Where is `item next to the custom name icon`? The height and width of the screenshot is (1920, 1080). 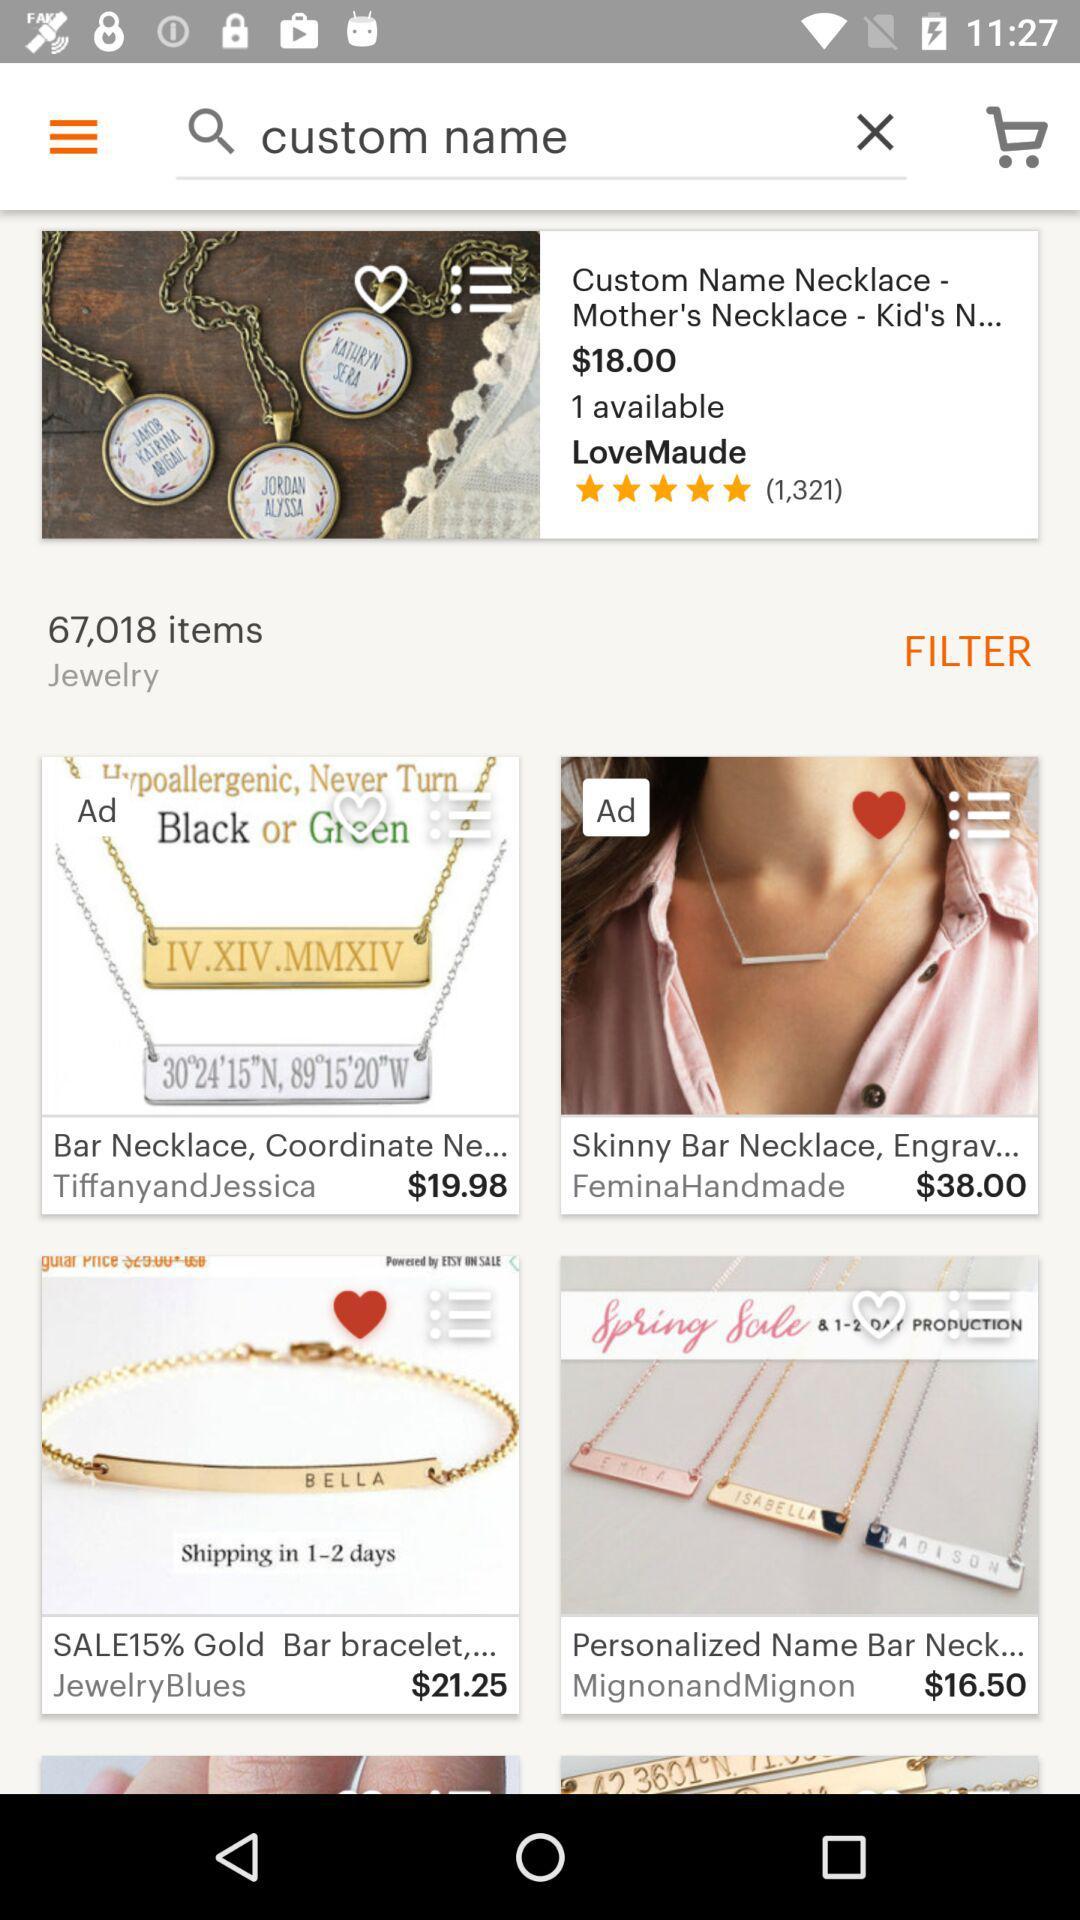
item next to the custom name icon is located at coordinates (863, 130).